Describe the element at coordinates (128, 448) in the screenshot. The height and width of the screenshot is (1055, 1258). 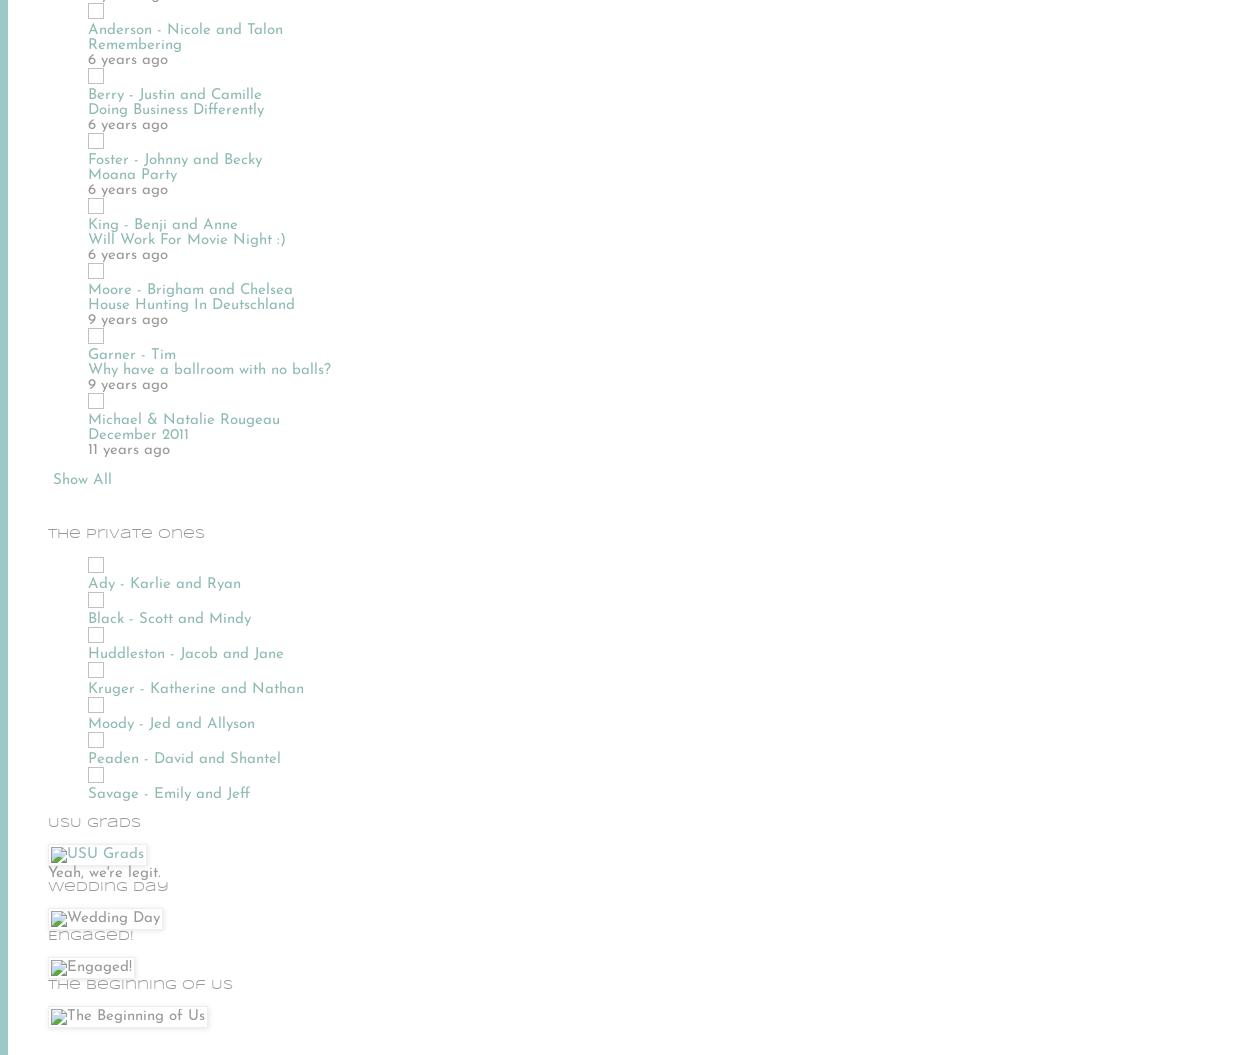
I see `'11 years ago'` at that location.